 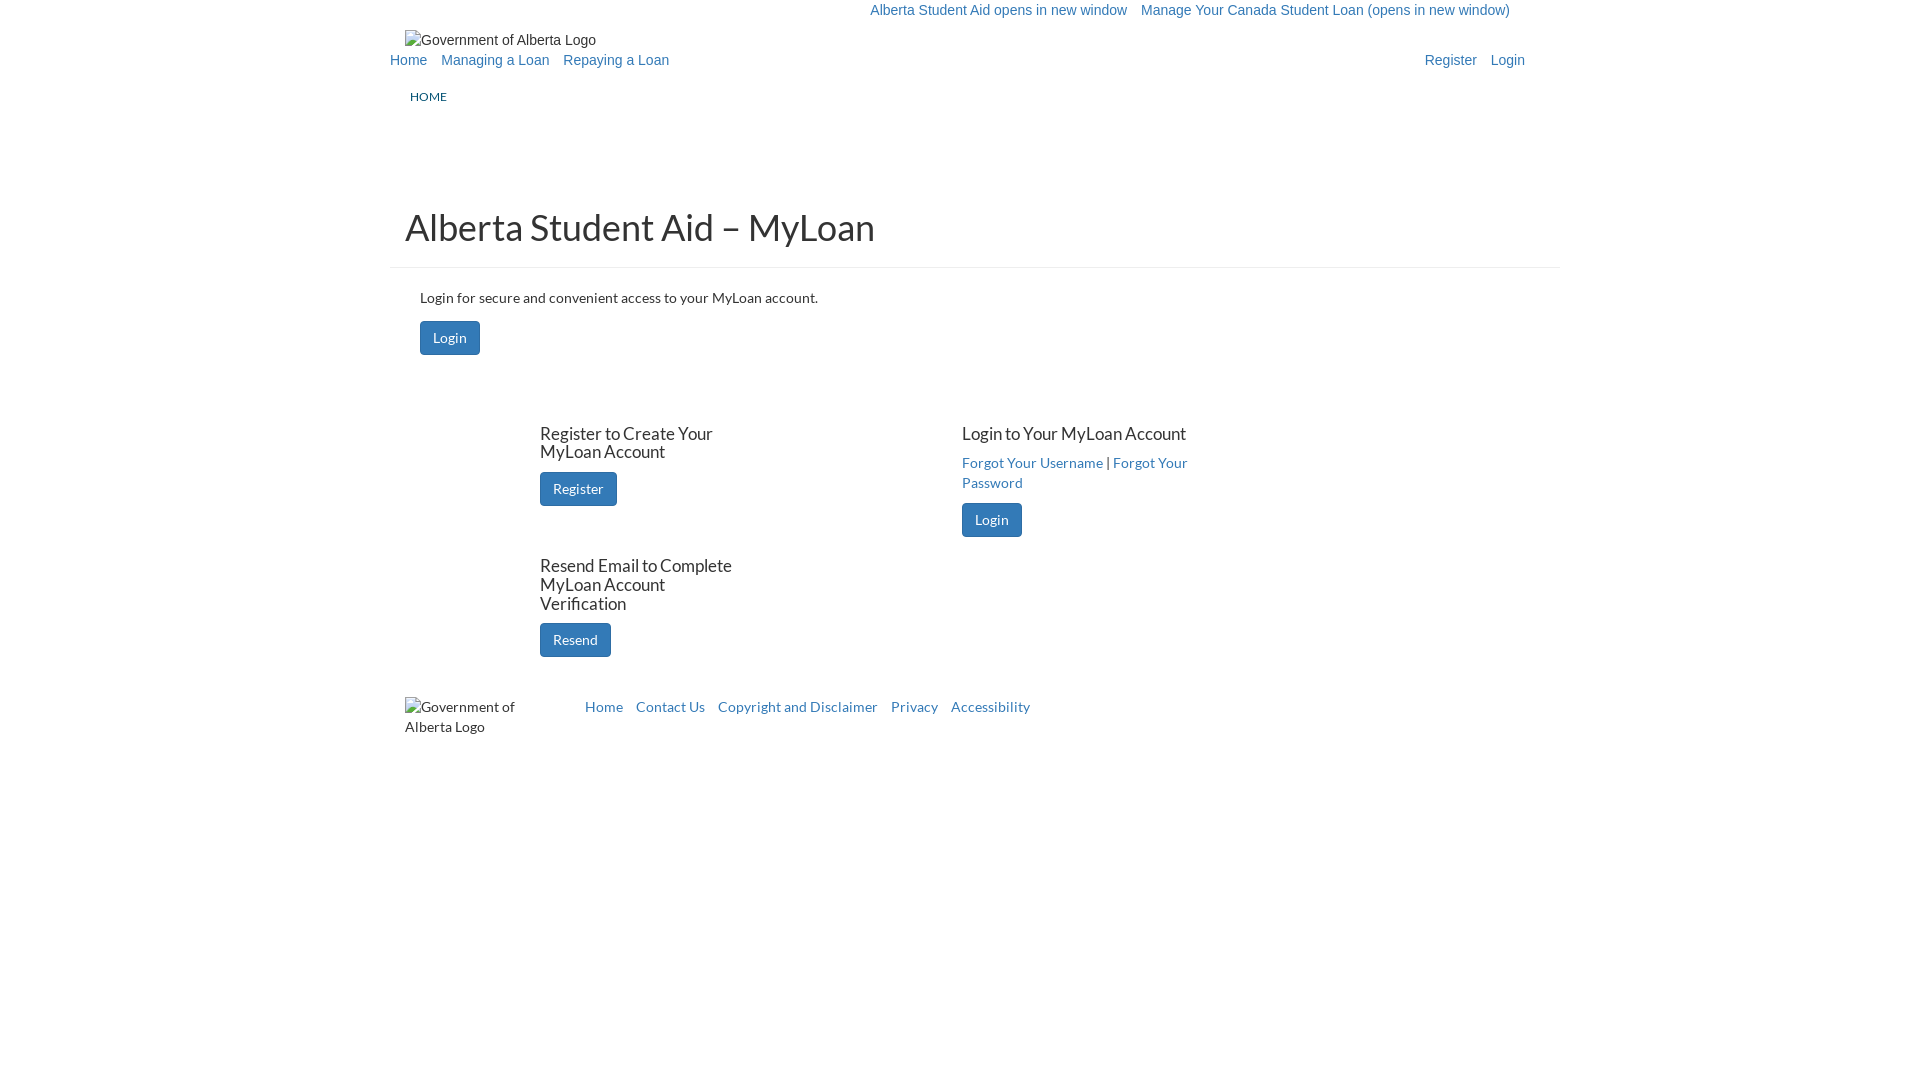 I want to click on 'Home', so click(x=407, y=59).